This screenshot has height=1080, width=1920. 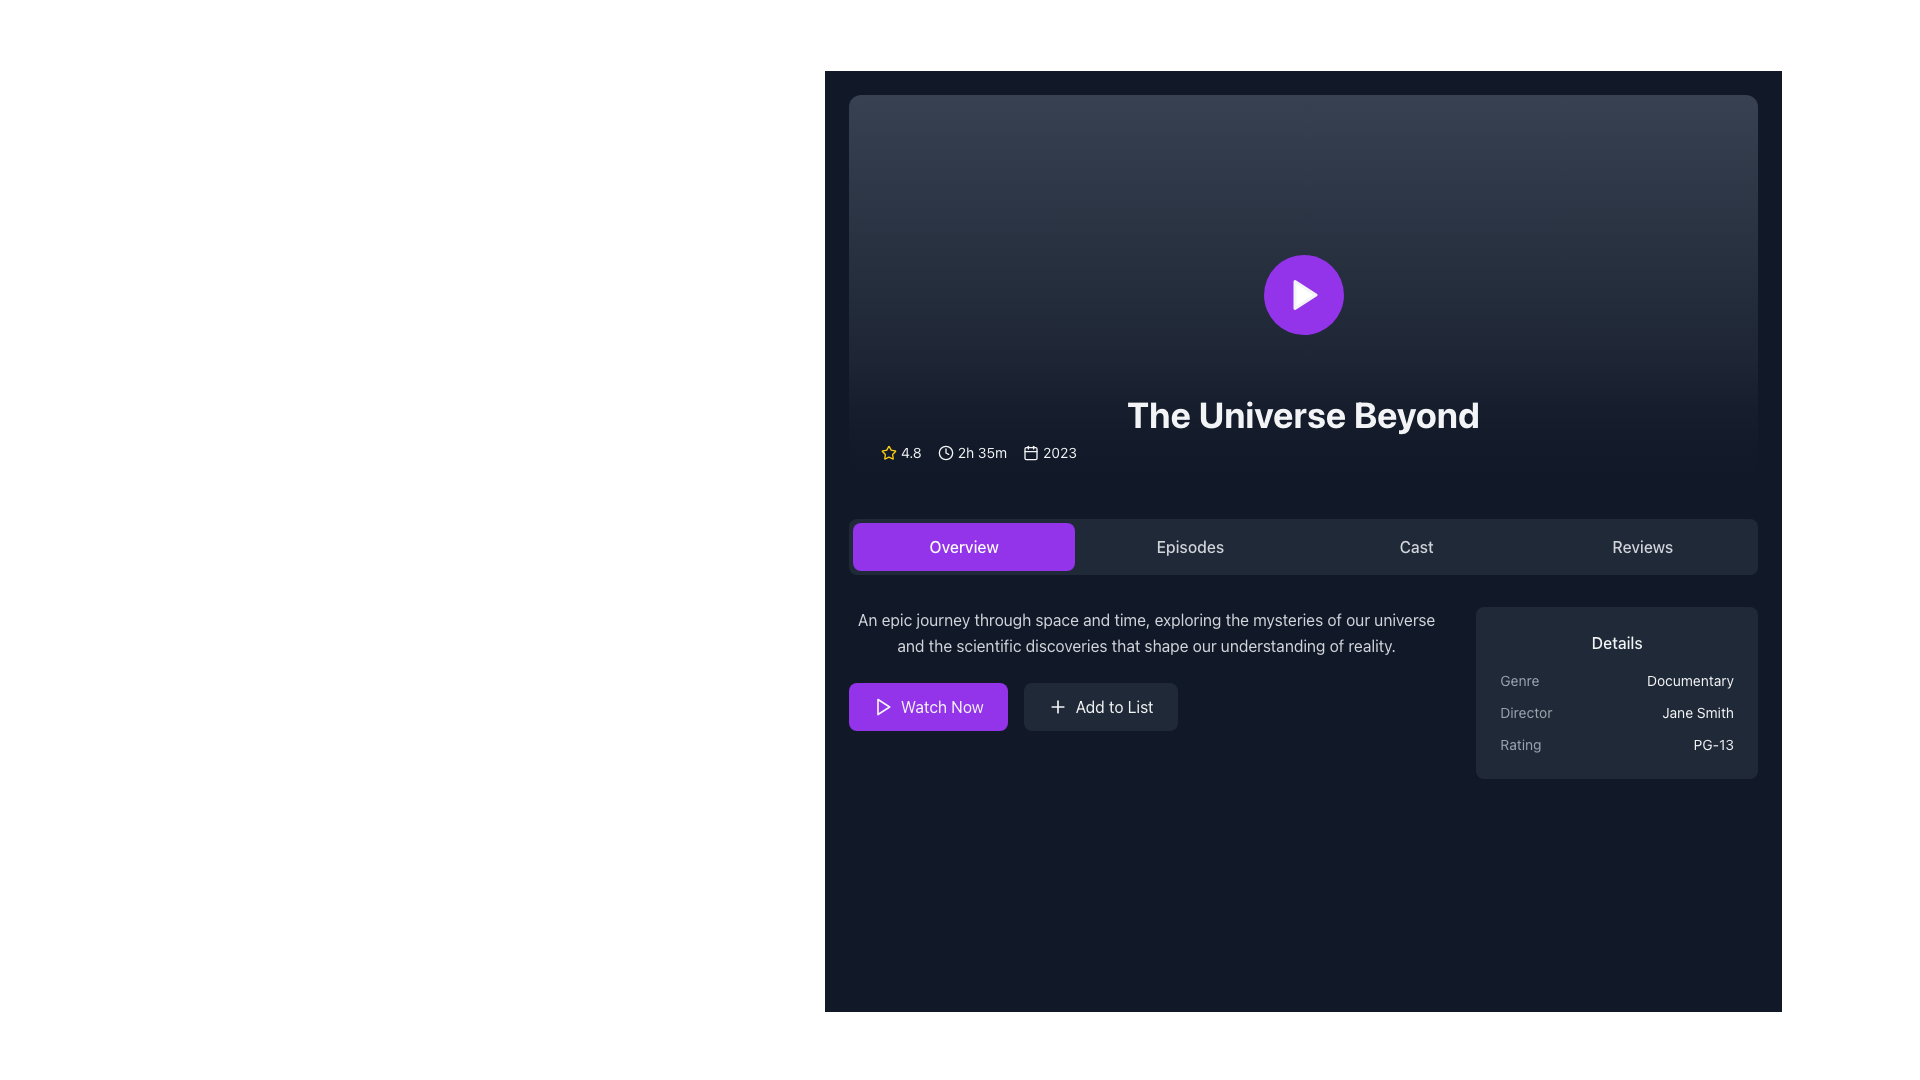 I want to click on the bold purple 'Watch Now' button with rounded corners, so click(x=926, y=705).